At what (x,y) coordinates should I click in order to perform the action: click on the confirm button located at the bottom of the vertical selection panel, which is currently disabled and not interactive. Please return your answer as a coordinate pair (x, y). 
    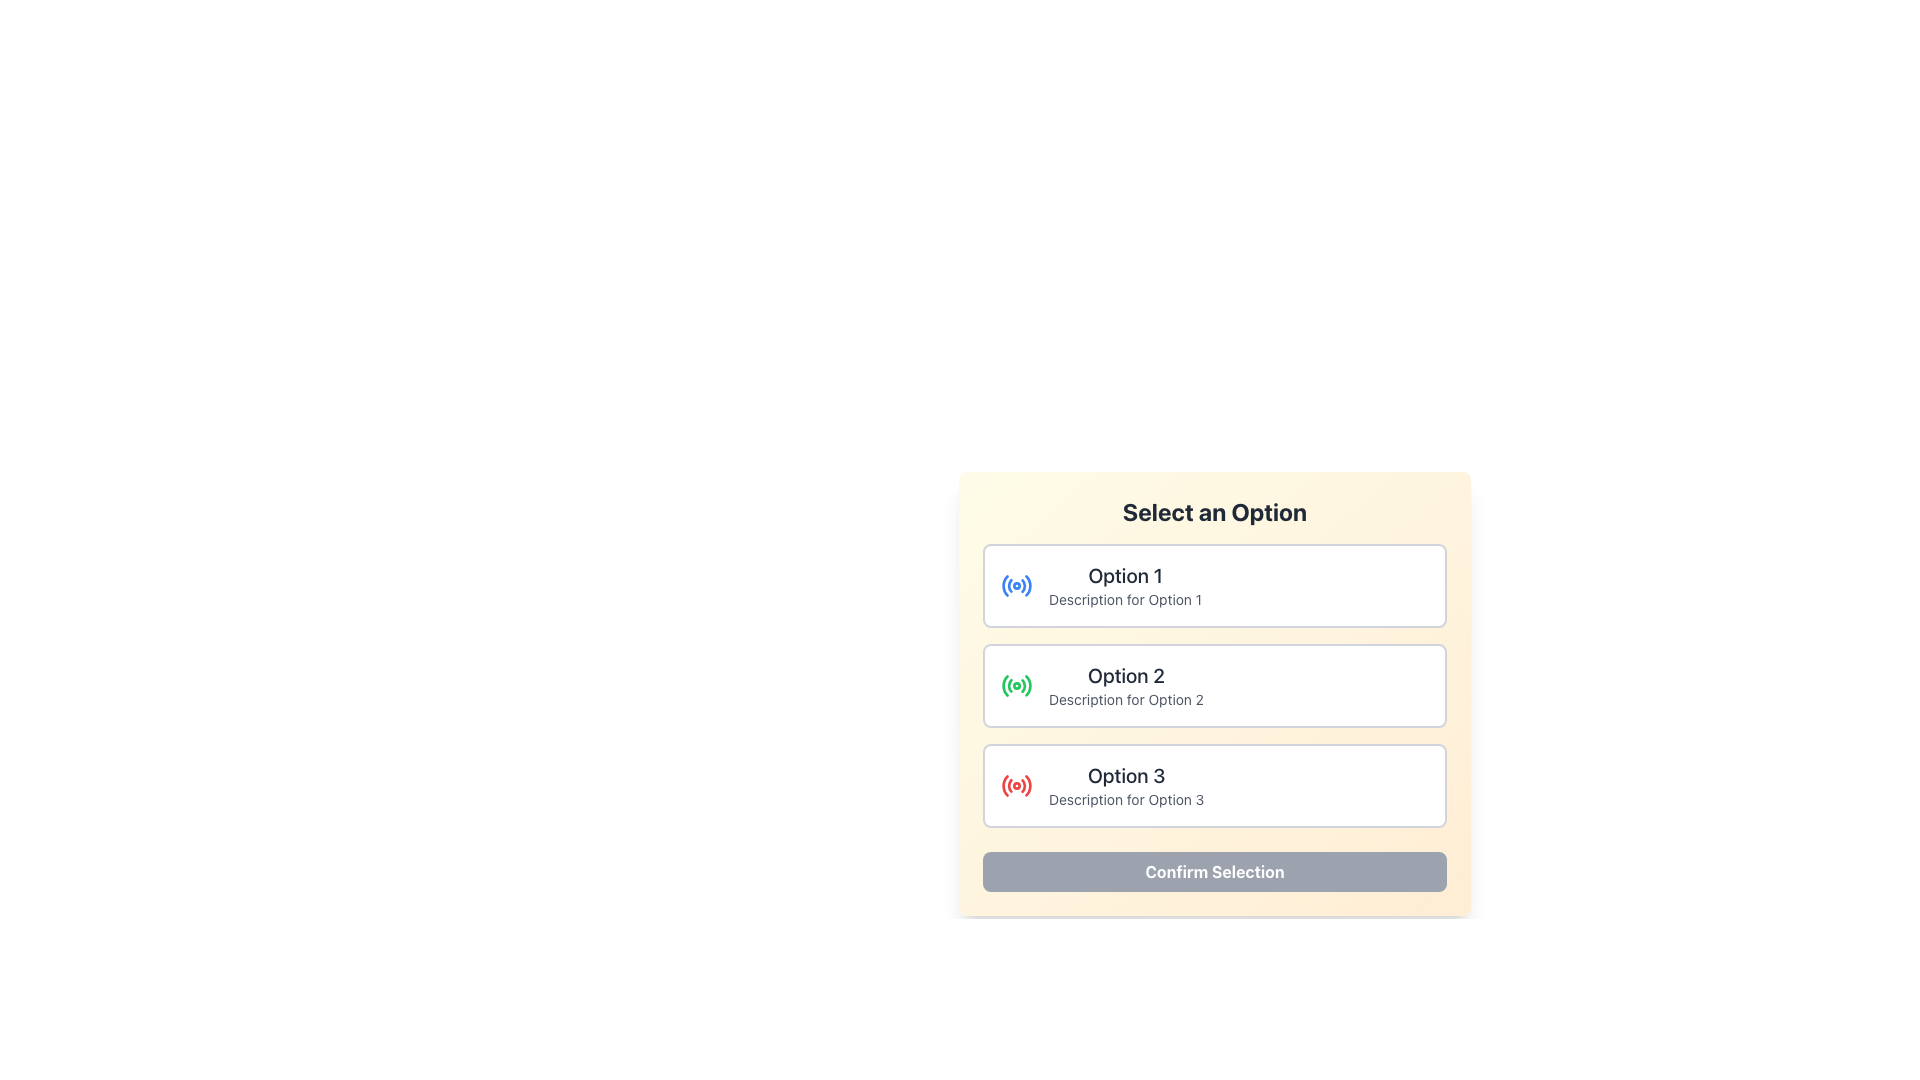
    Looking at the image, I should click on (1213, 870).